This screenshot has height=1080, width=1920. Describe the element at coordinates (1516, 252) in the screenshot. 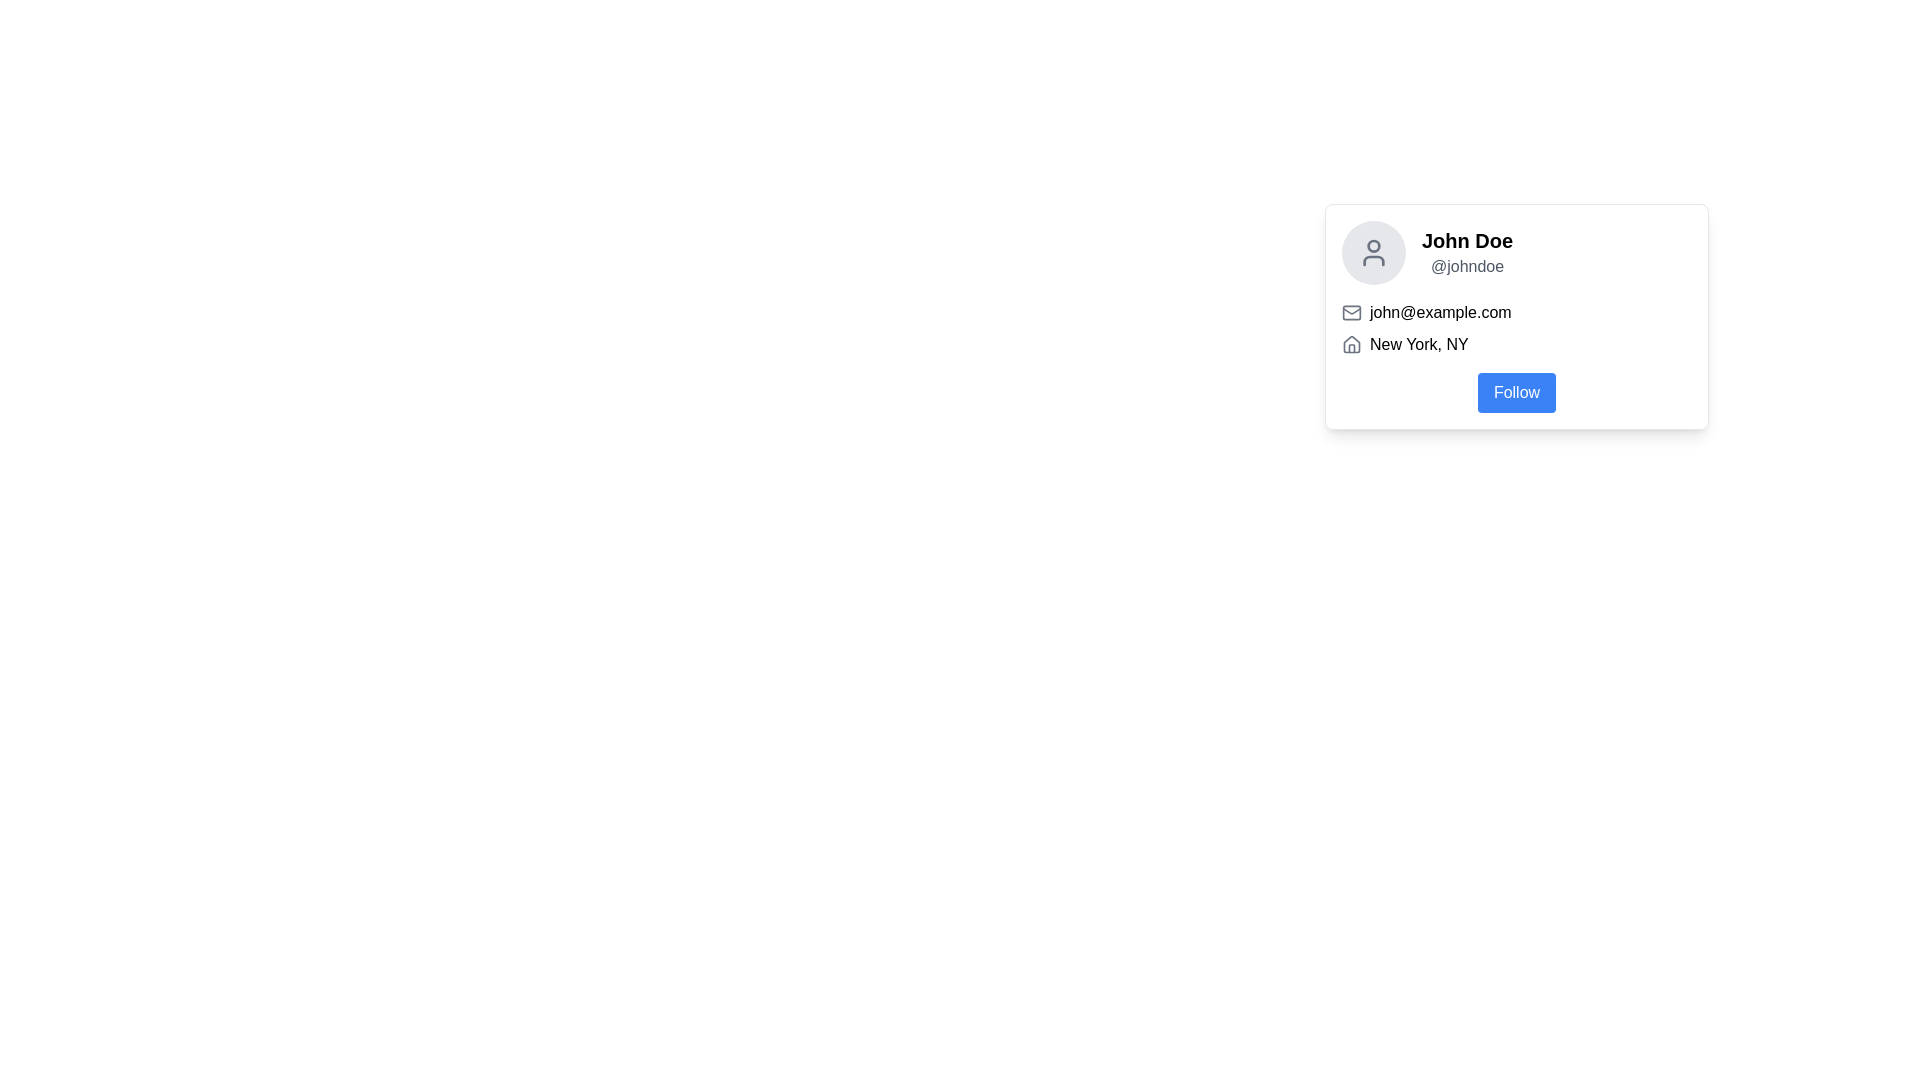

I see `name and handle information from the profile card's user name and handle display, which is located in the top section of the profile card, above the email and location information` at that location.